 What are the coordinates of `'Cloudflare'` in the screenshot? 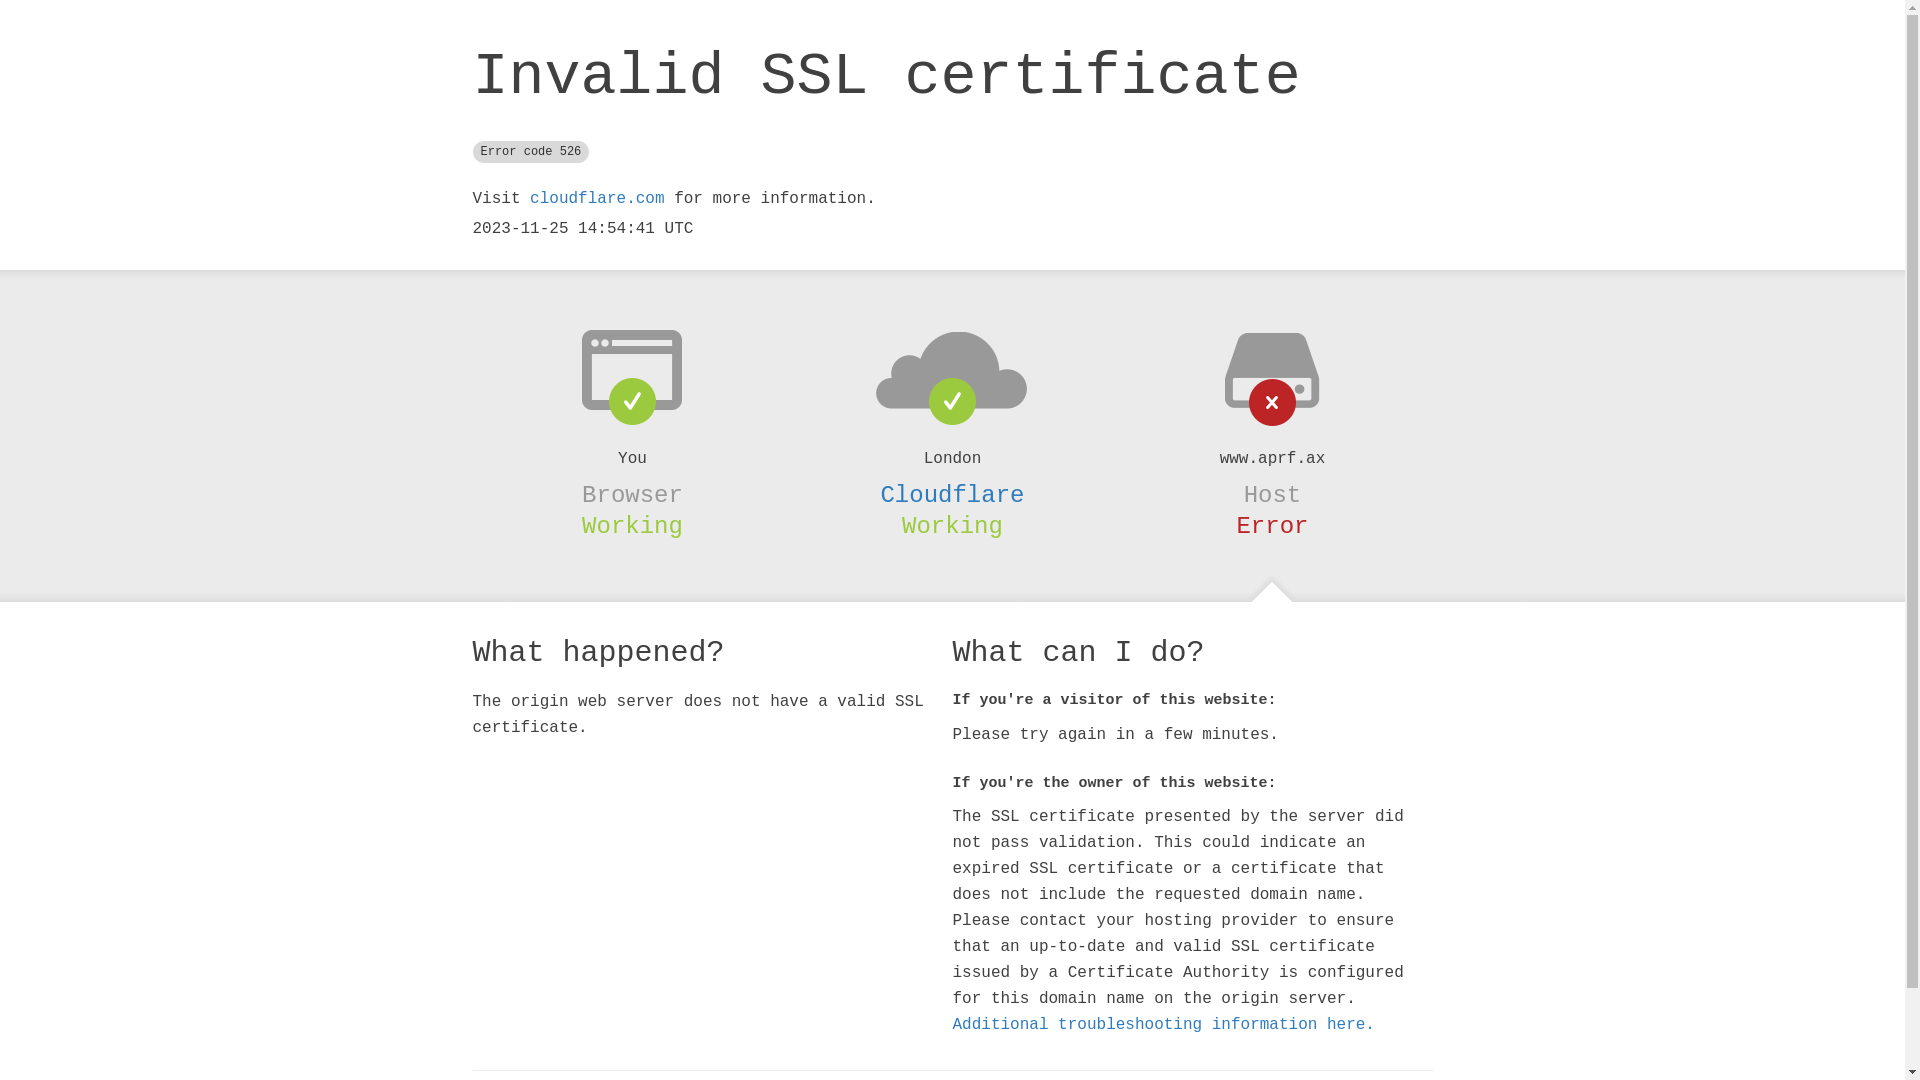 It's located at (950, 495).